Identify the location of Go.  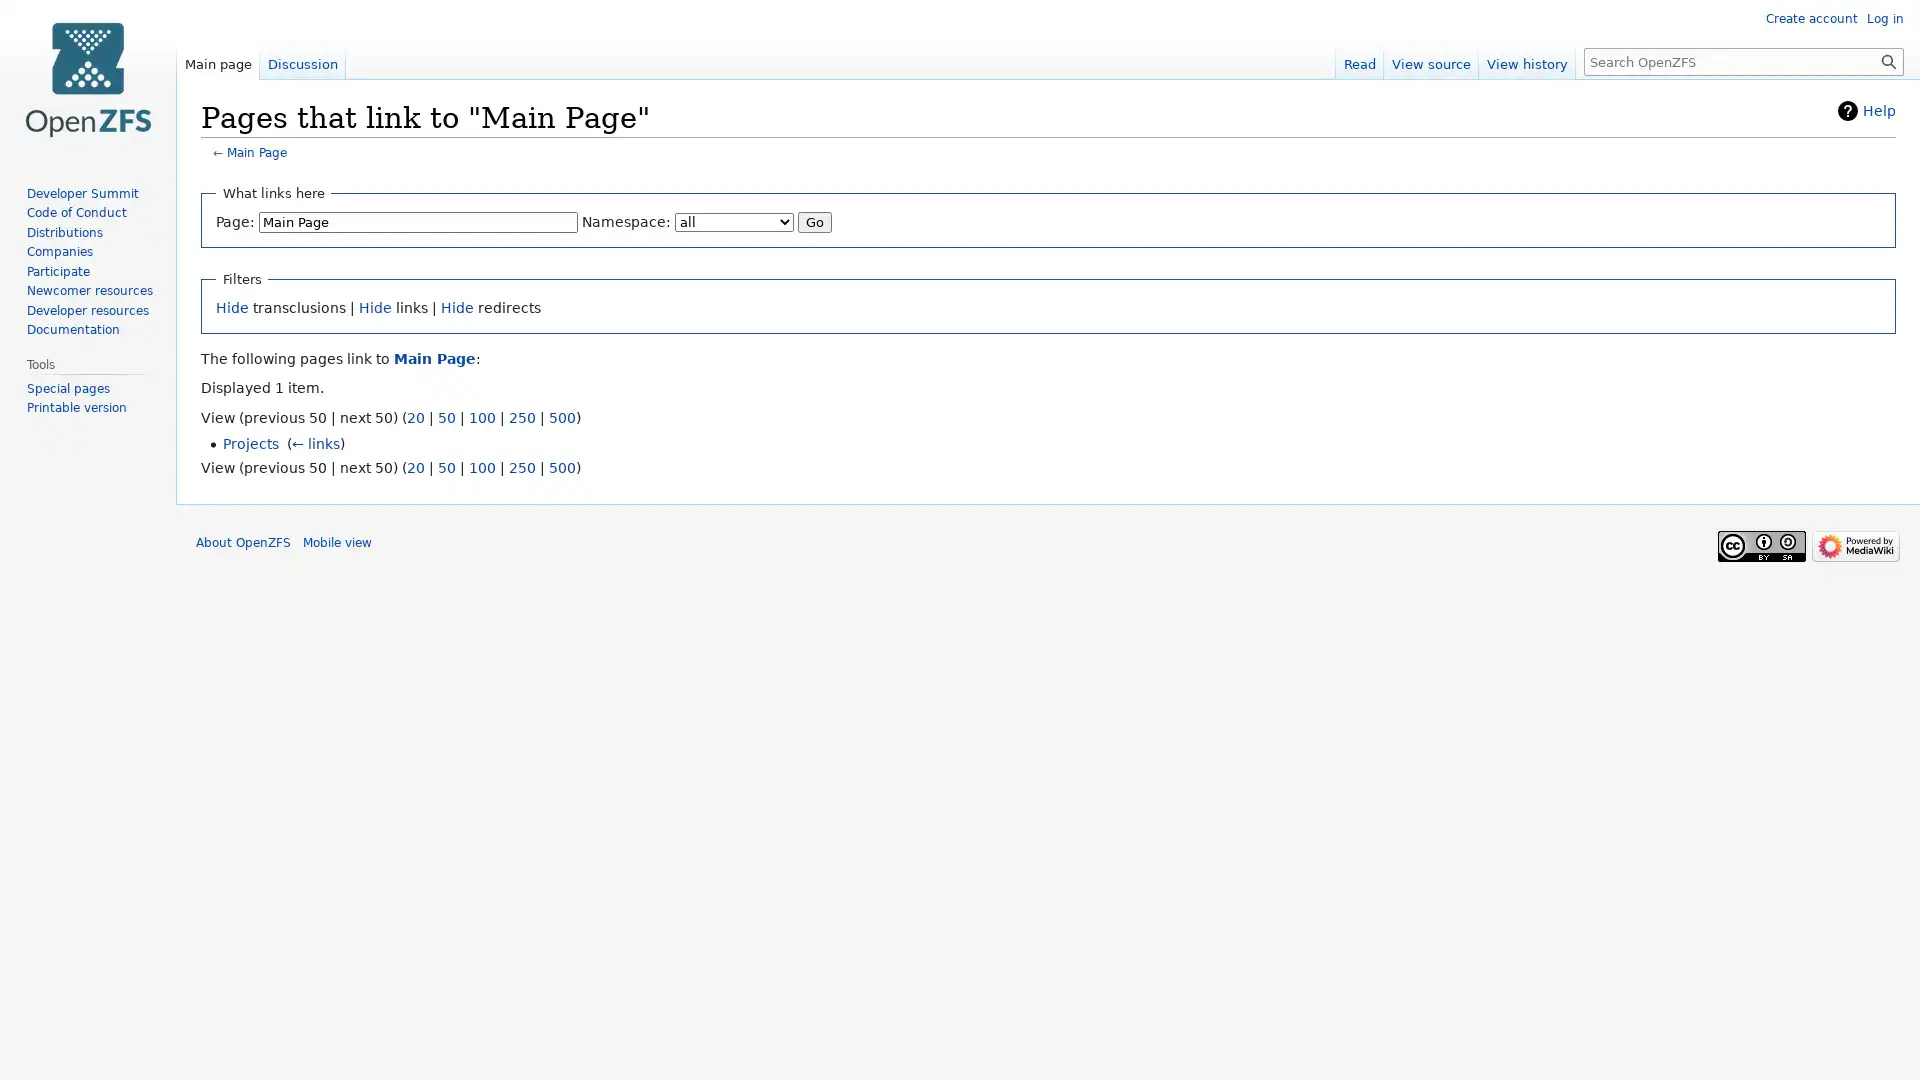
(1888, 60).